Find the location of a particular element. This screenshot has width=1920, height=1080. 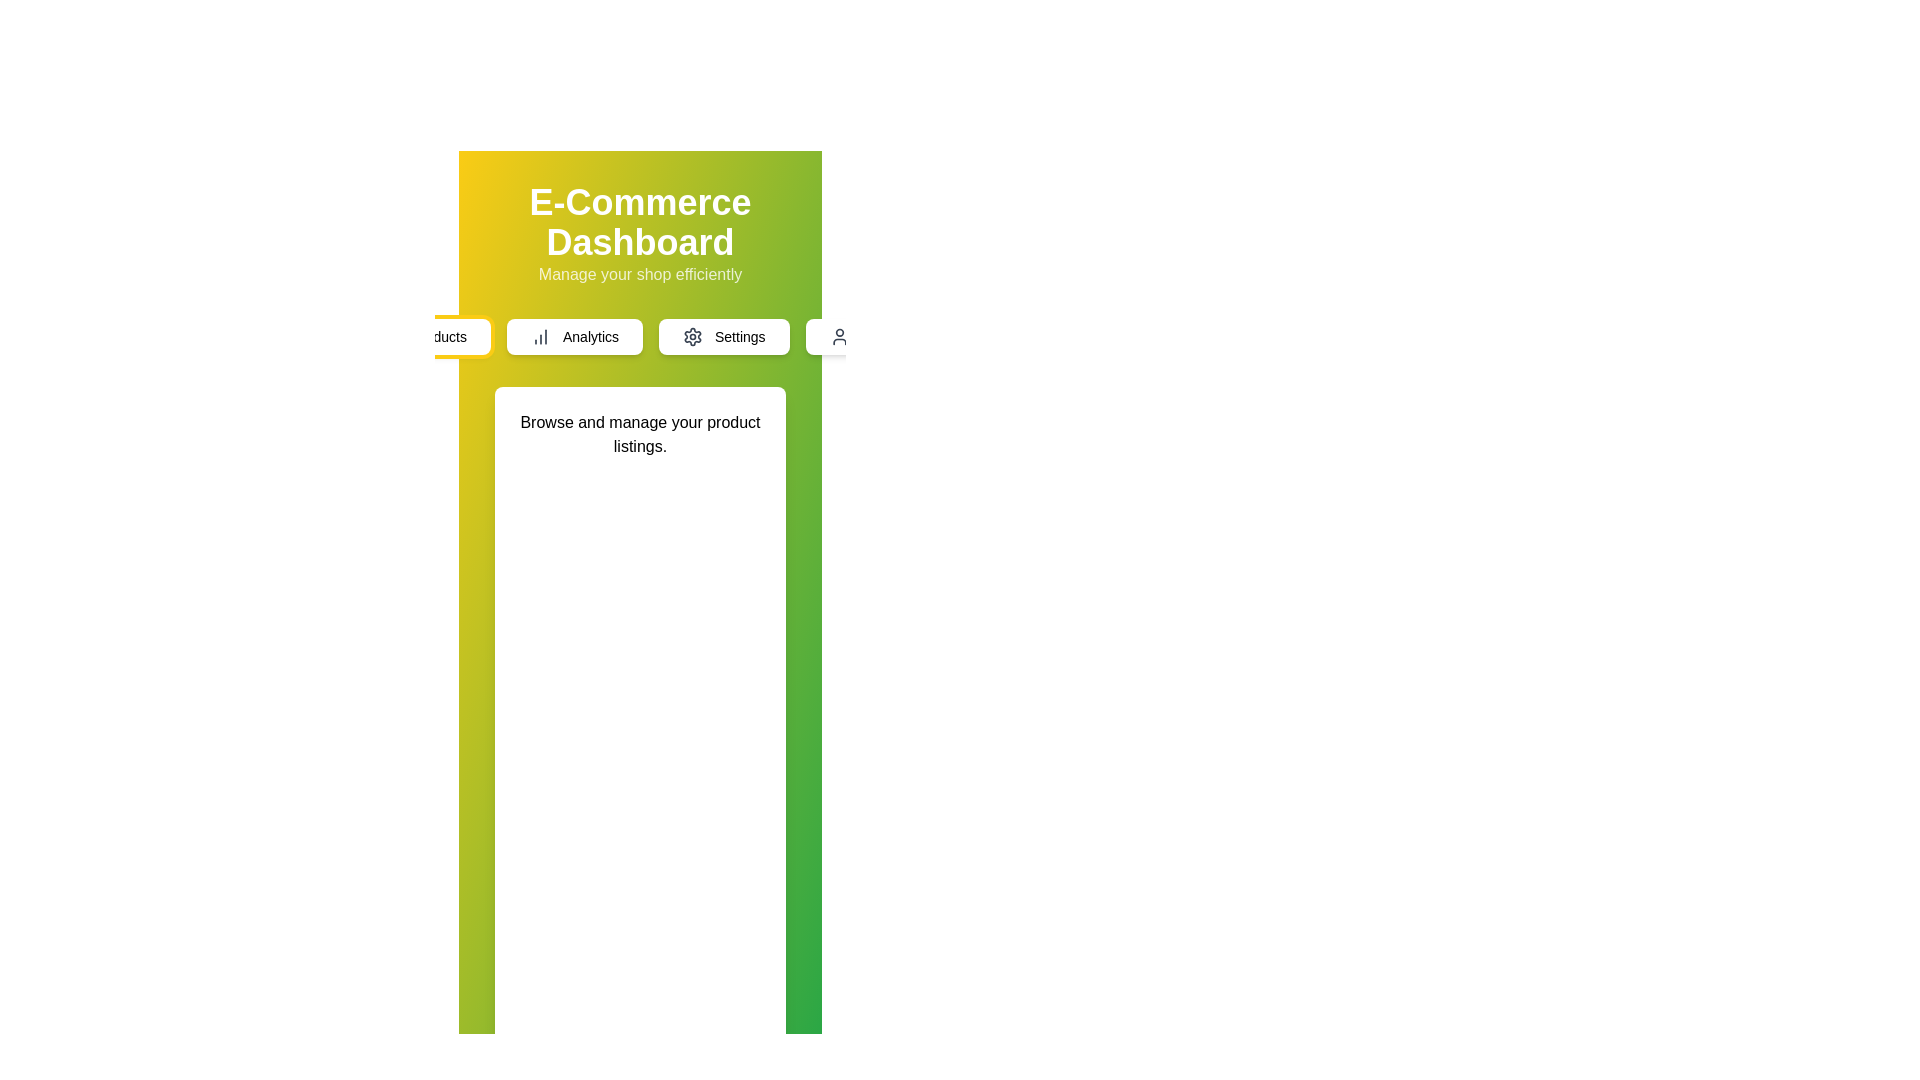

the navigation label for the settings section, which is the last button in the sequence after 'Products' and 'Analytics' is located at coordinates (739, 335).